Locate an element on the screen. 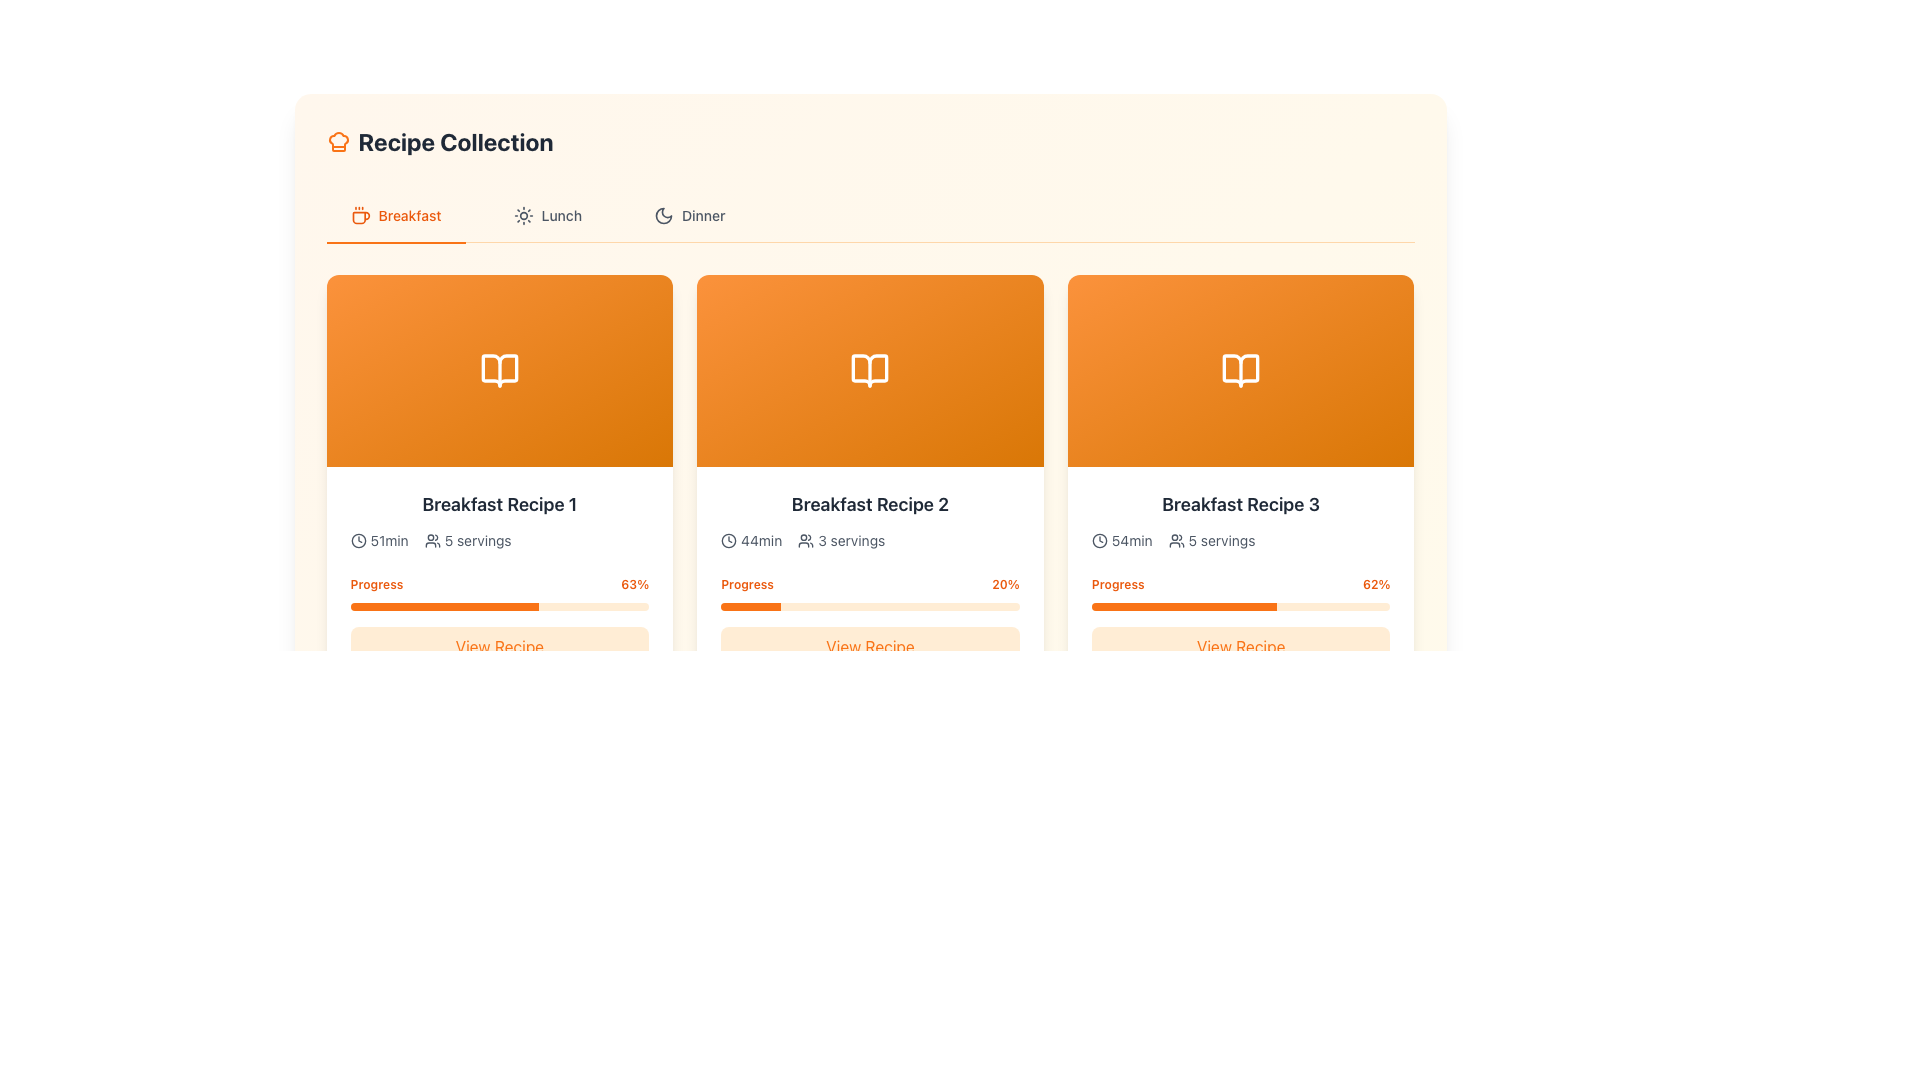 This screenshot has height=1080, width=1920. the orange progress bar indicator in the lower portion of the third card in the Breakfast section, which indicates completion percentage is located at coordinates (1184, 605).